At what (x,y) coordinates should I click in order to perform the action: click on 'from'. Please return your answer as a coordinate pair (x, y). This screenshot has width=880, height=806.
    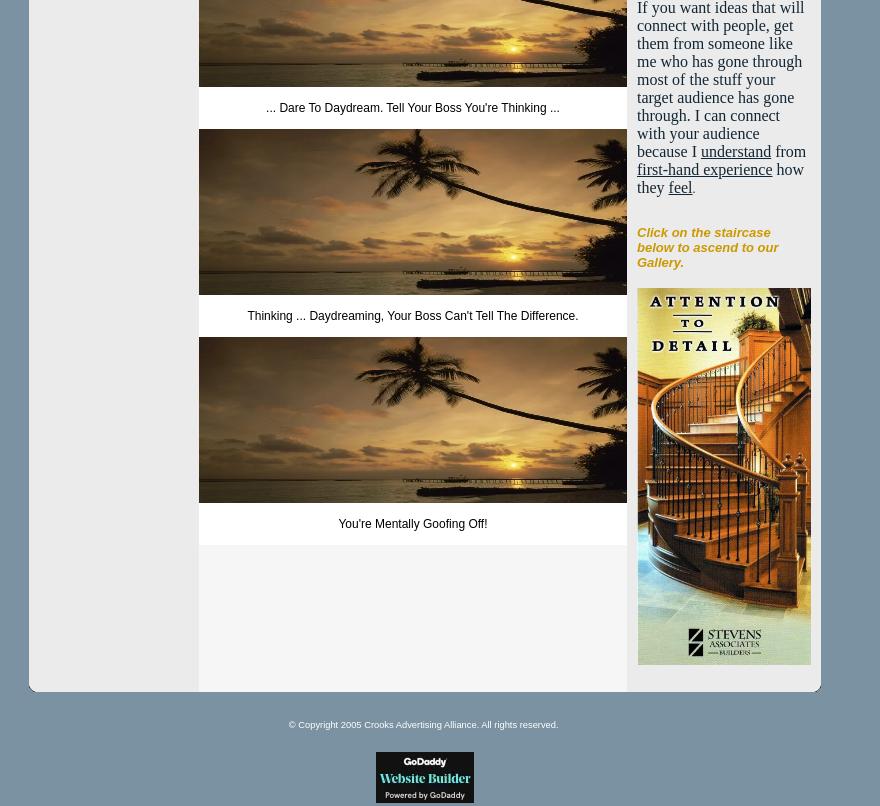
    Looking at the image, I should click on (788, 151).